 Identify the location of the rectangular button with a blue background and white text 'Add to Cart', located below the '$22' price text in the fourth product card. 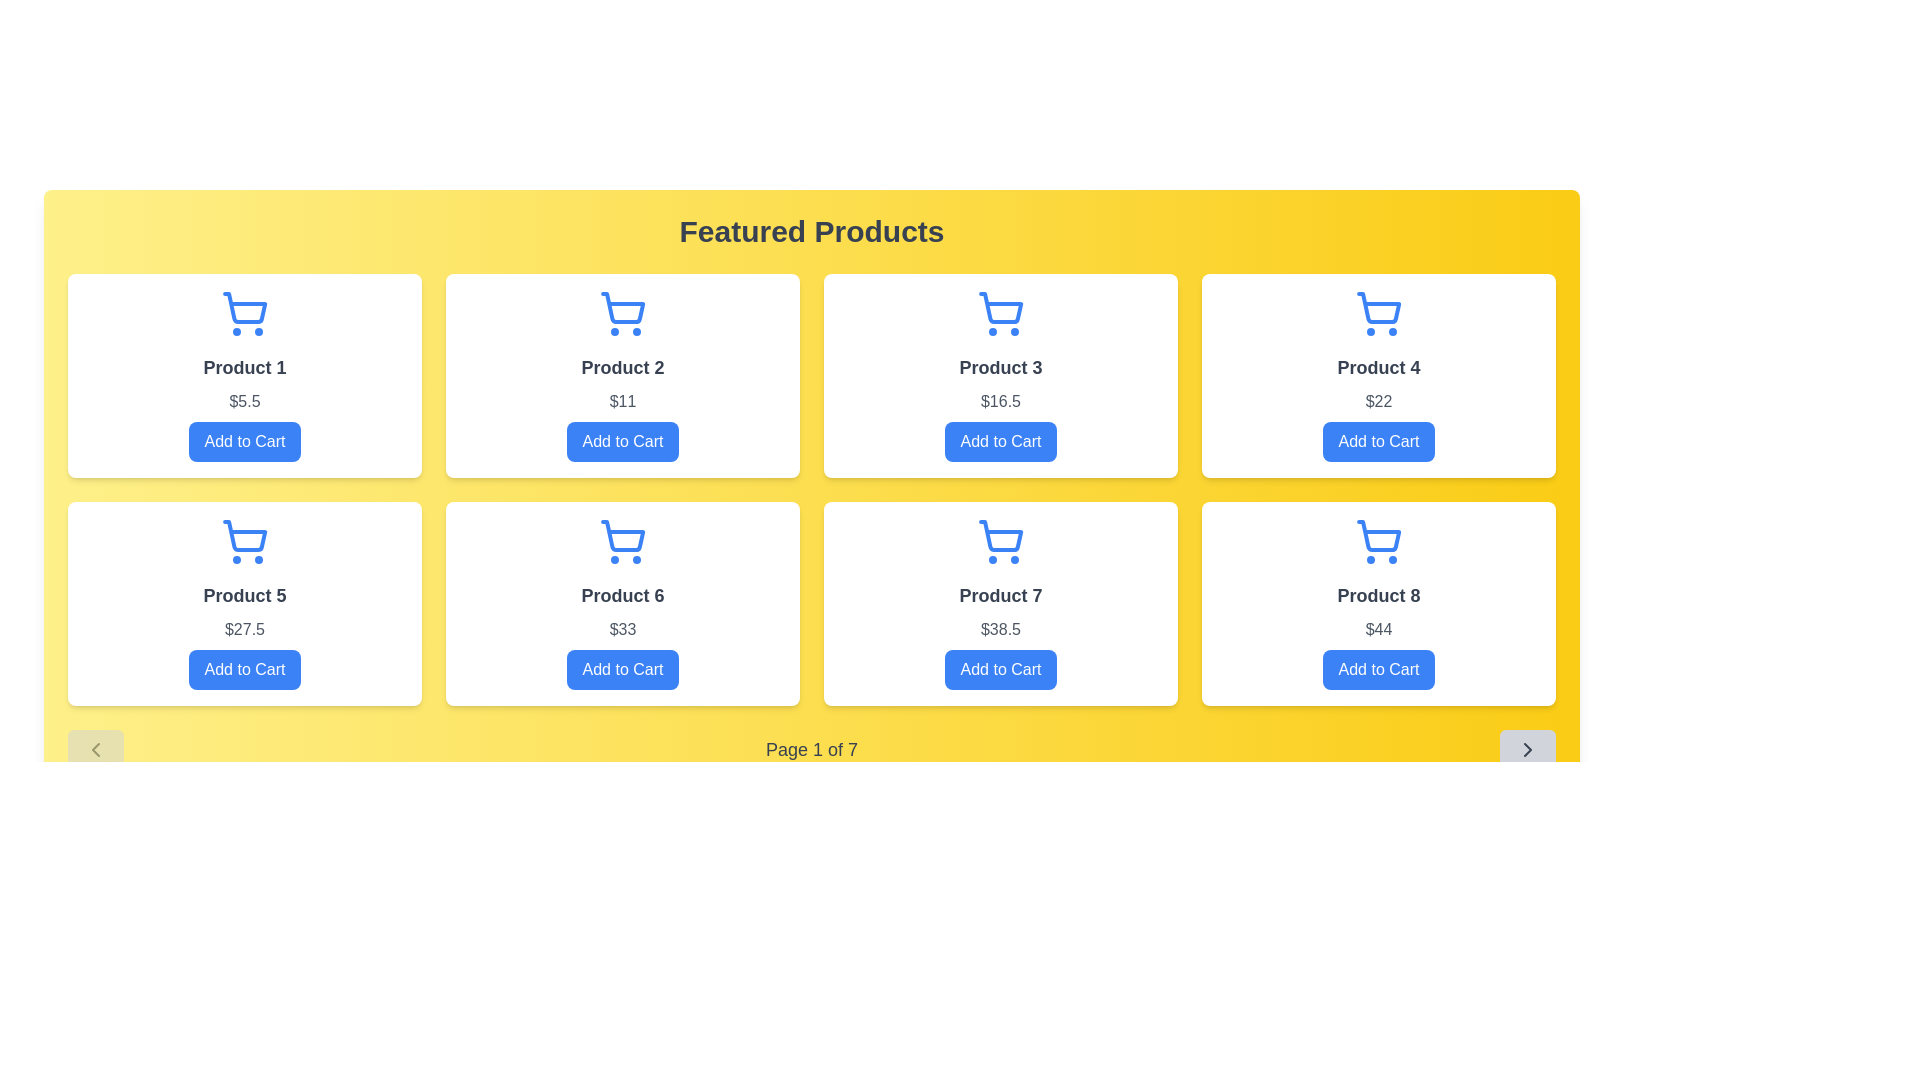
(1377, 441).